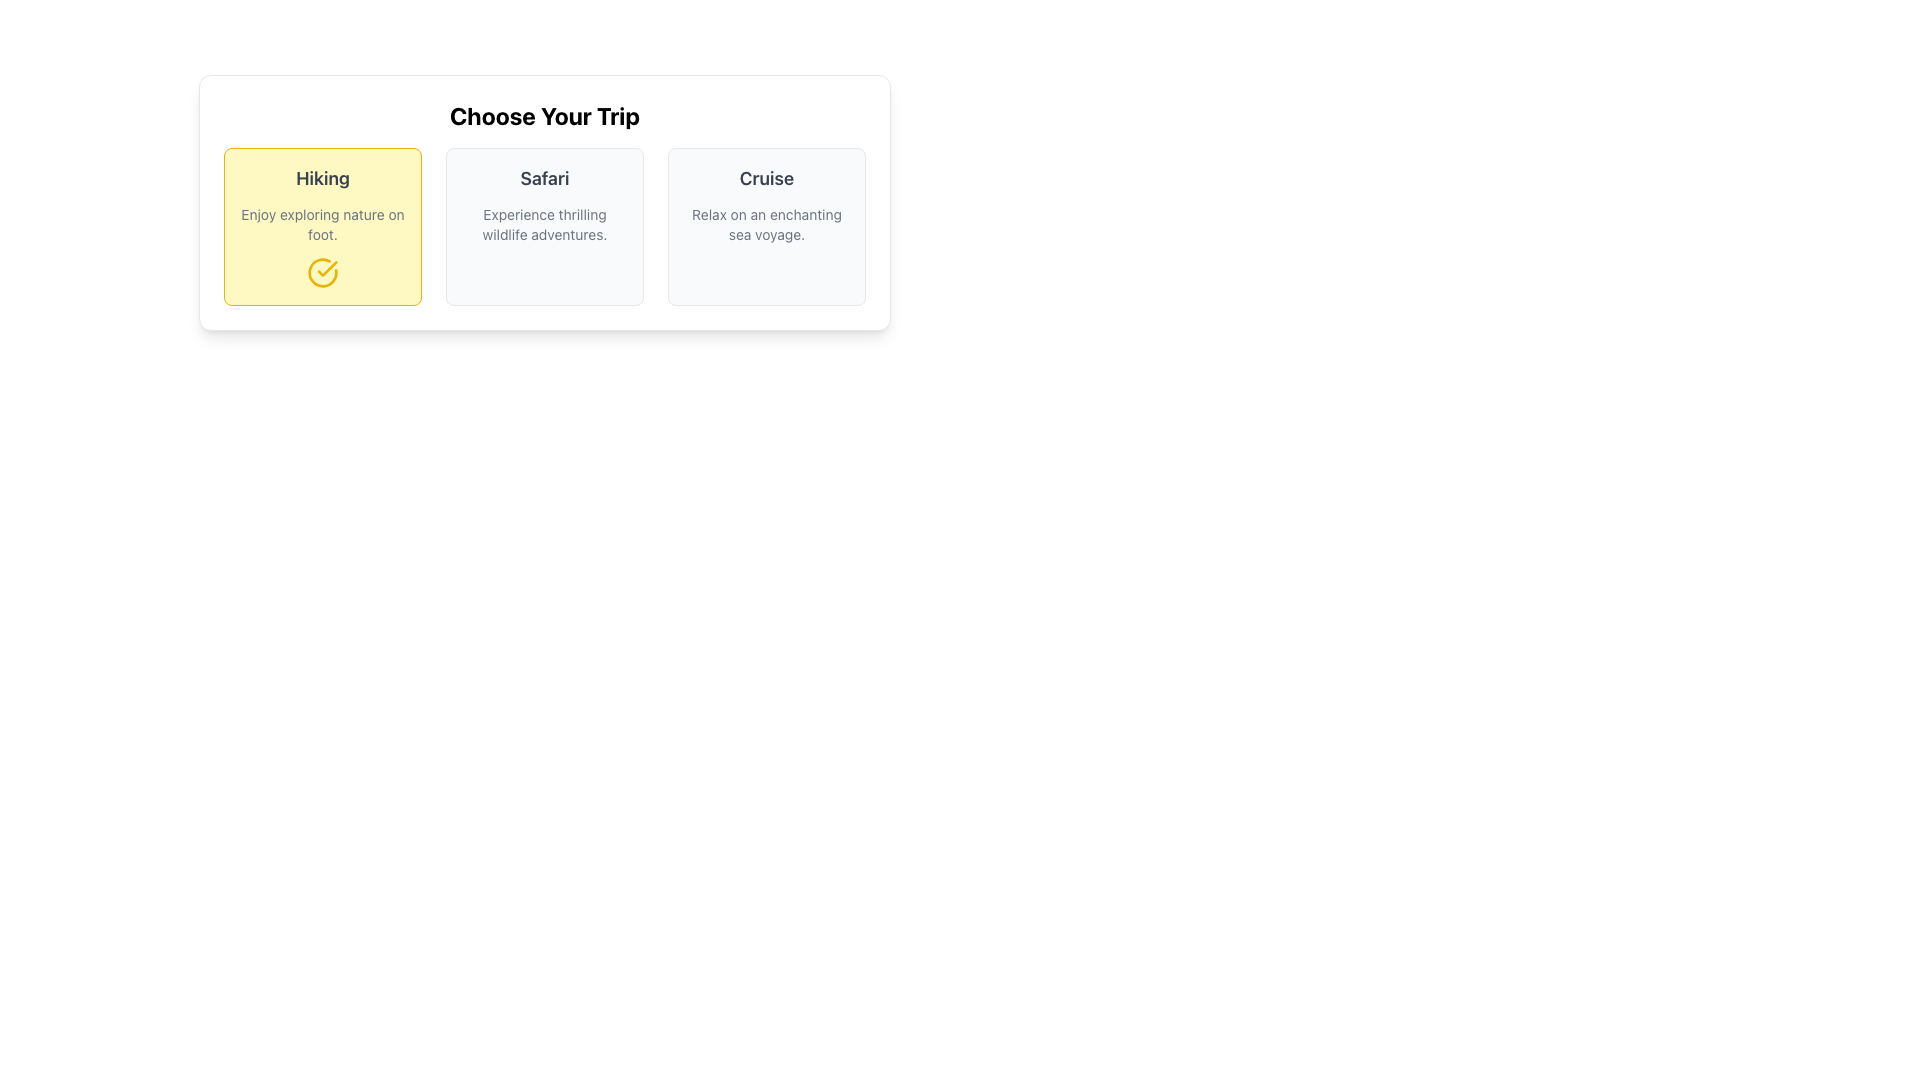 This screenshot has height=1080, width=1920. I want to click on the 'Safari' card in the middle column of the selection interface, so click(545, 226).